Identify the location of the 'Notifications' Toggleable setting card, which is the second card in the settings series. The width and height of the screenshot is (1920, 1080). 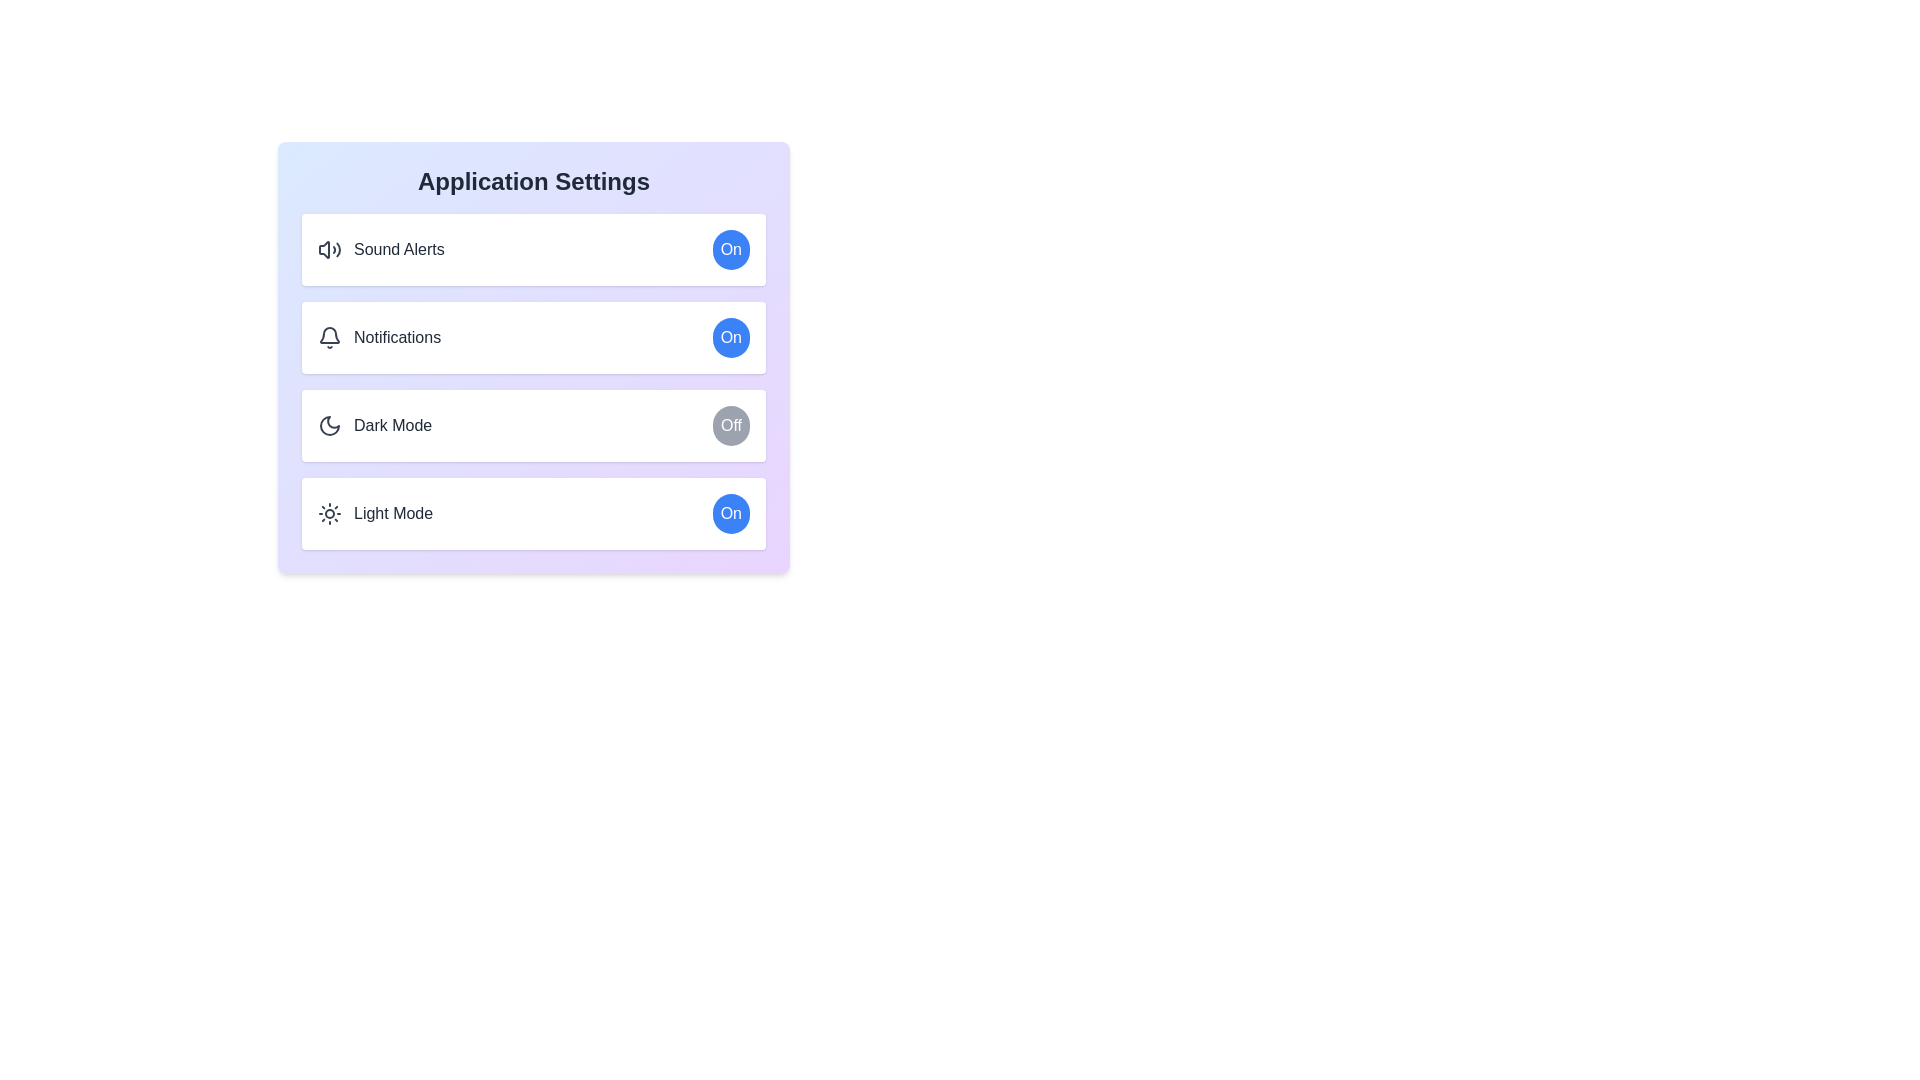
(533, 357).